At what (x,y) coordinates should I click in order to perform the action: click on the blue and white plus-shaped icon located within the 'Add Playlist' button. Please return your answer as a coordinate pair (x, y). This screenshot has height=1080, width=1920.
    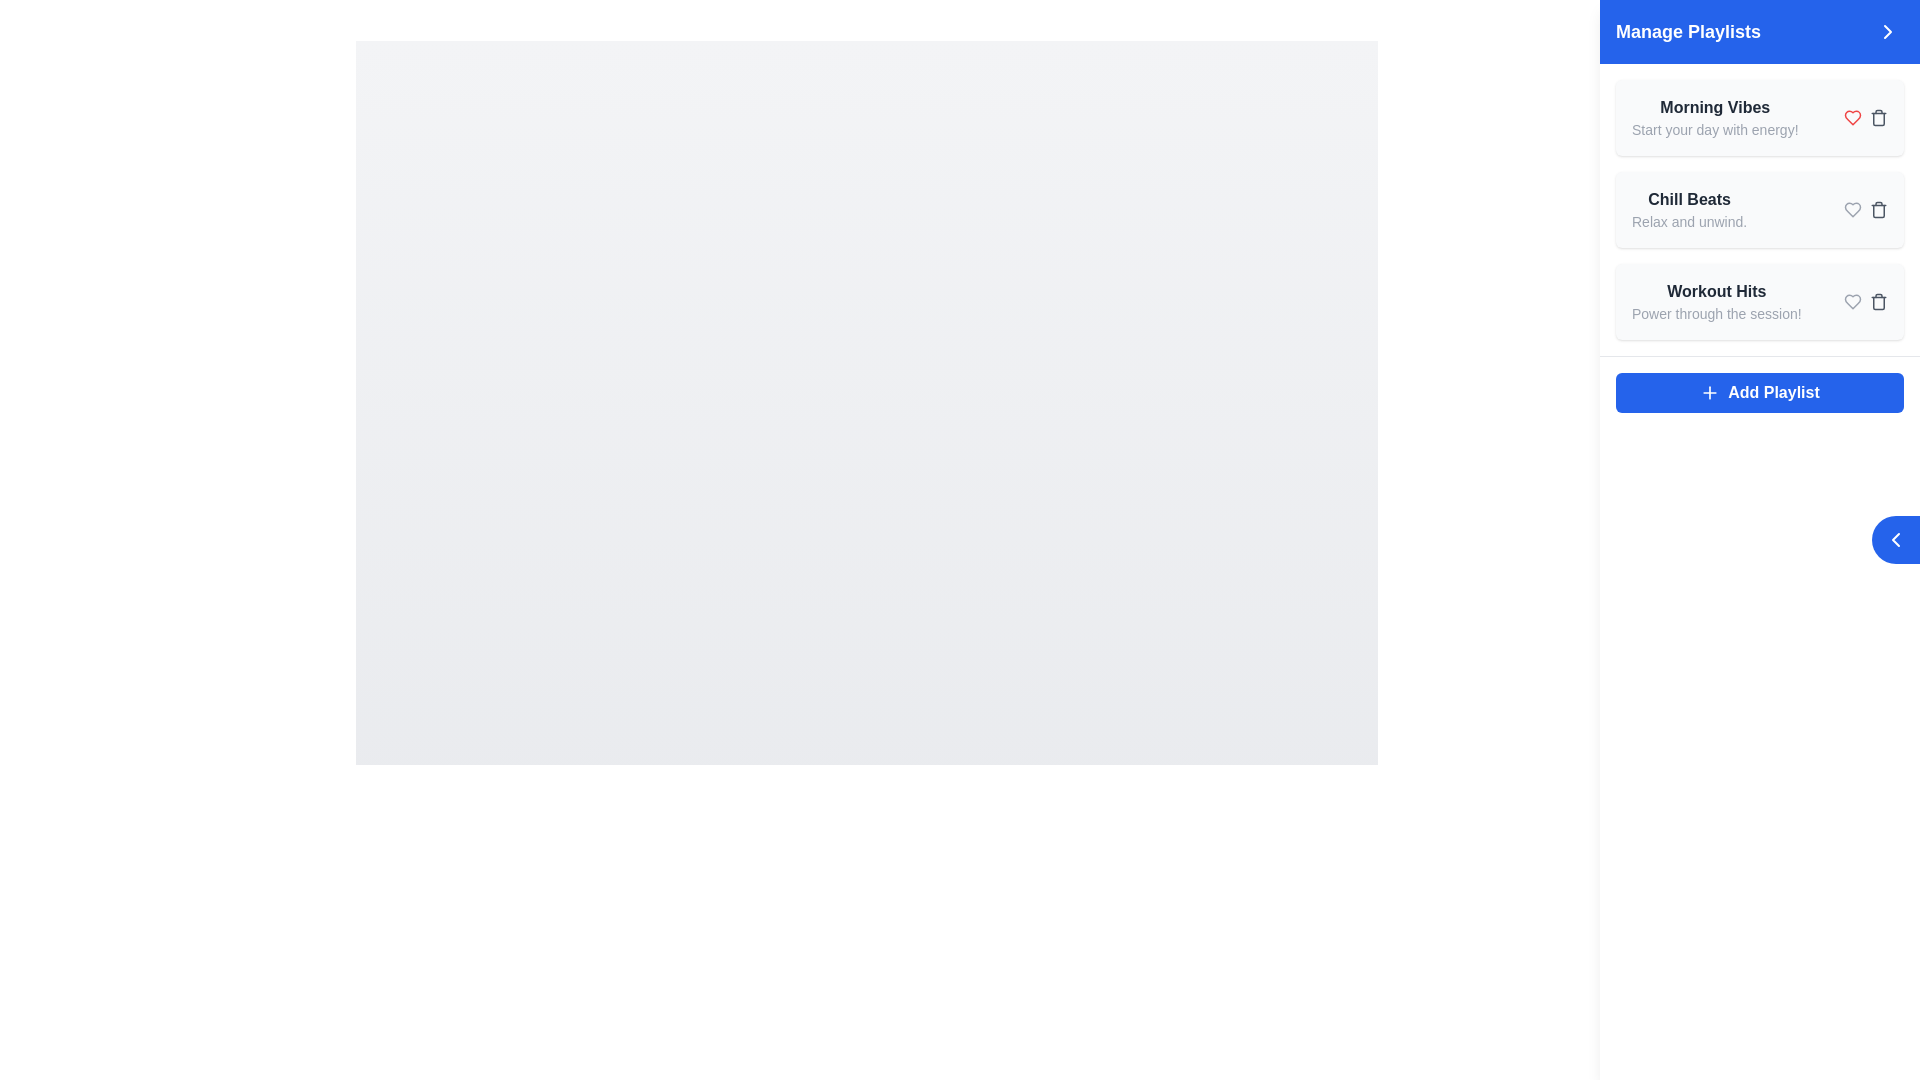
    Looking at the image, I should click on (1709, 393).